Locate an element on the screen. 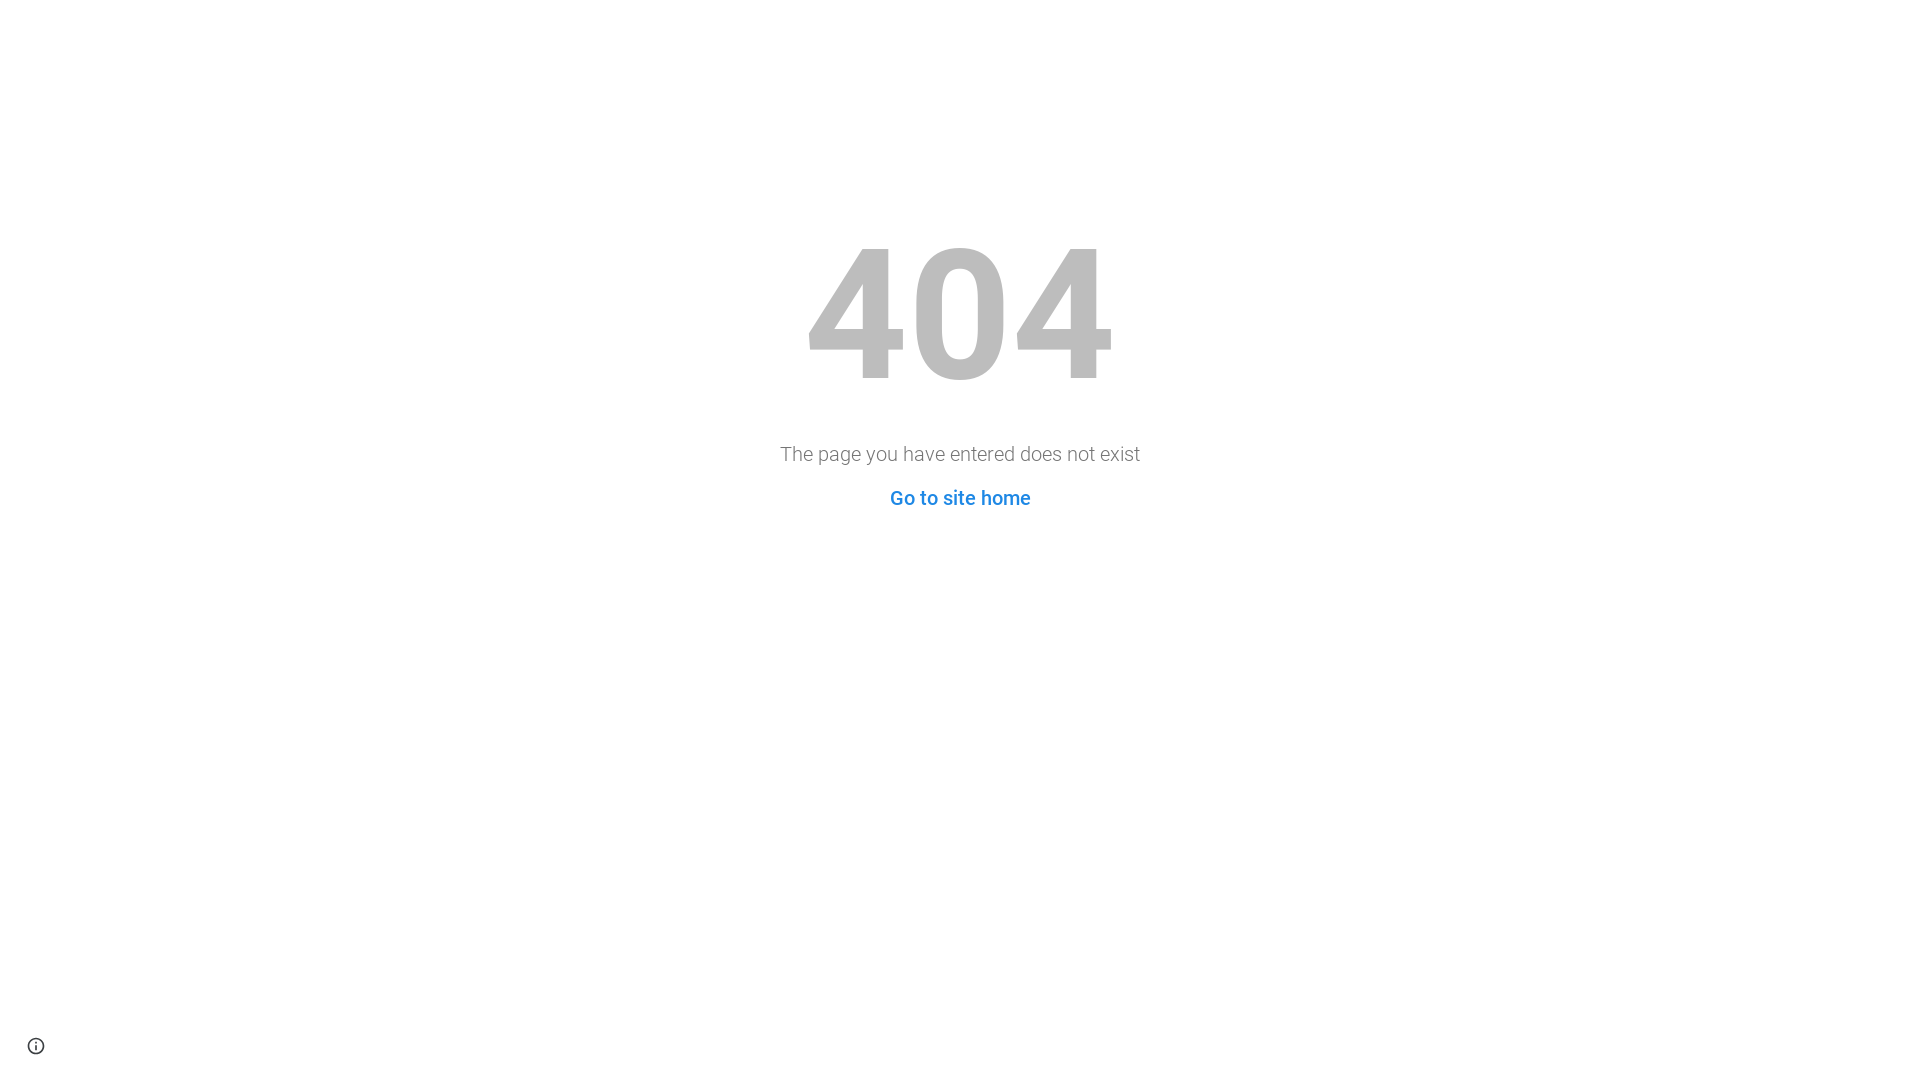  'Go to site home' is located at coordinates (888, 496).